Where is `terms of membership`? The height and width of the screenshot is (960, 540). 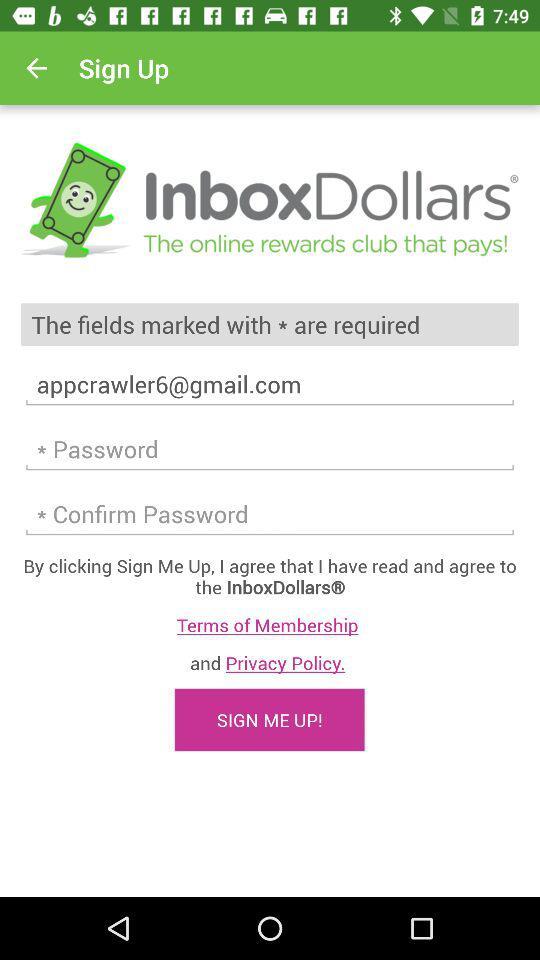 terms of membership is located at coordinates (270, 624).